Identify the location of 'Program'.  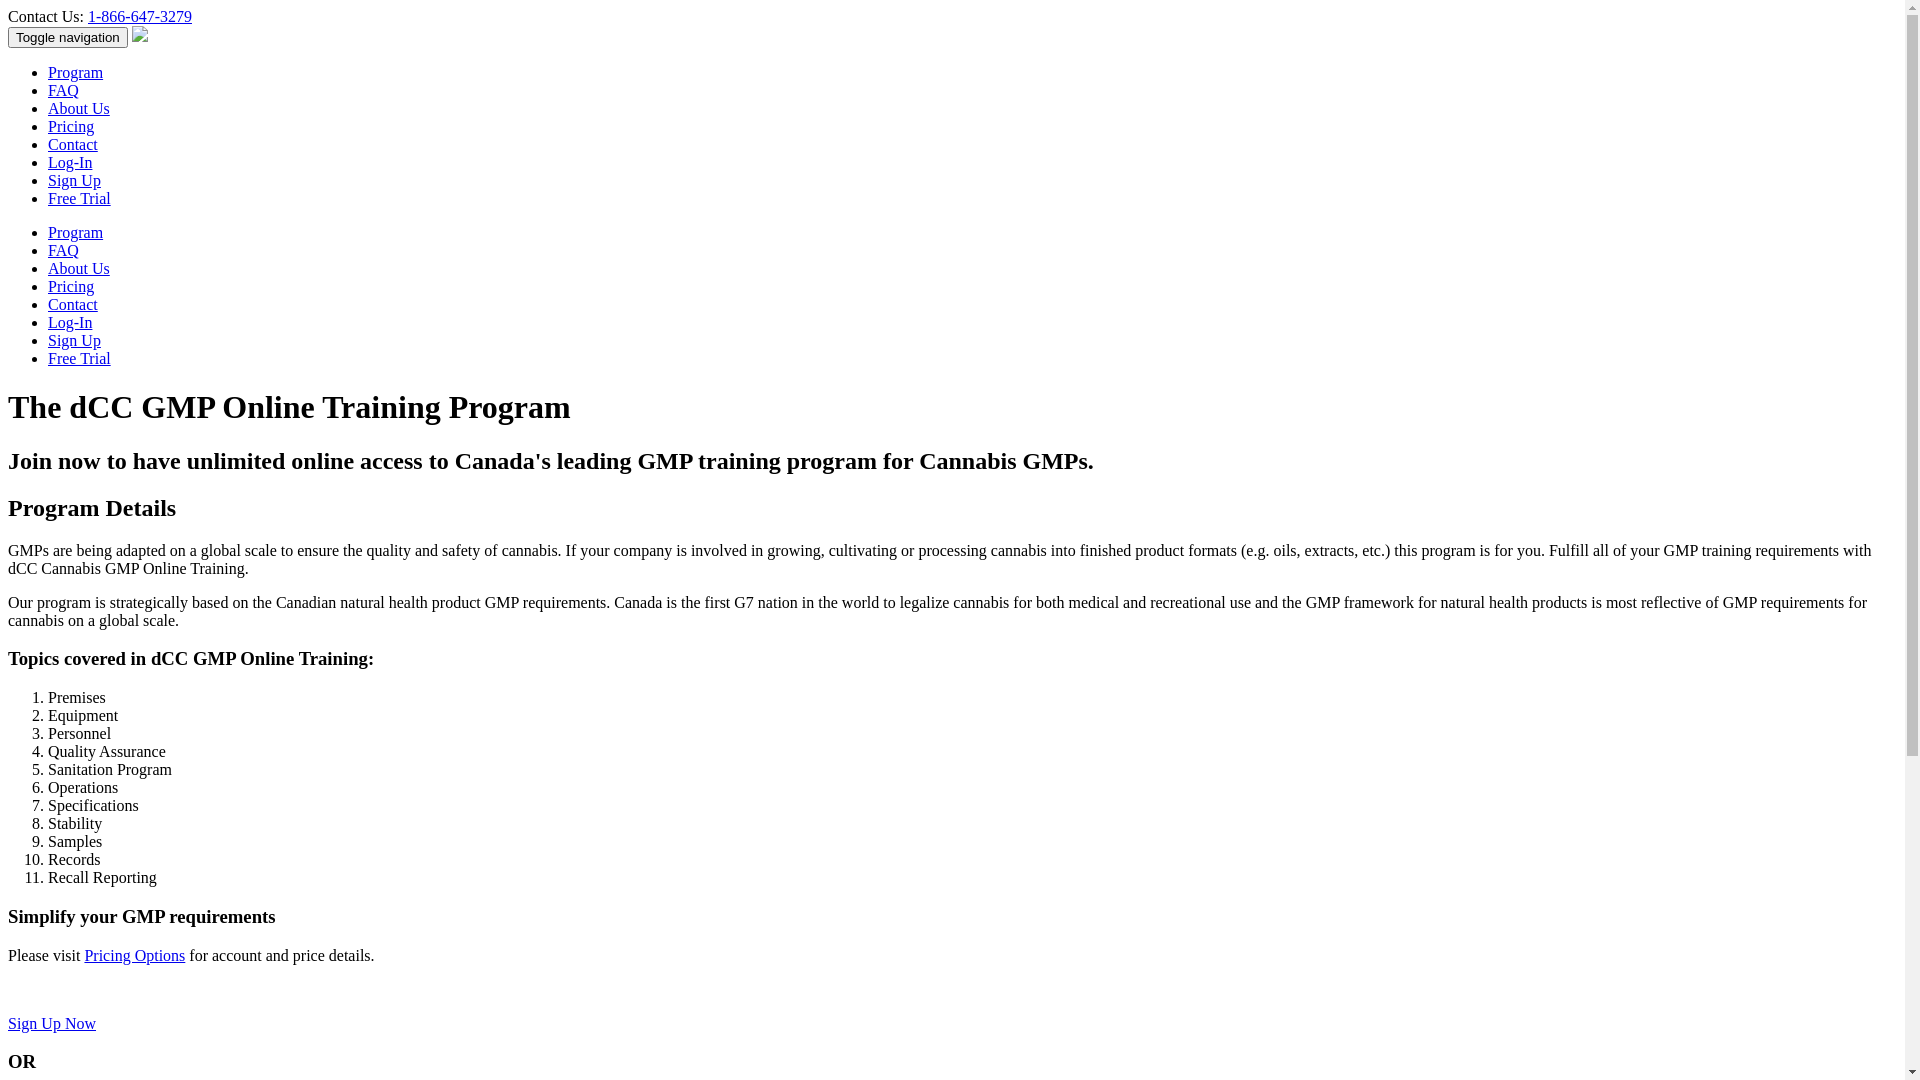
(75, 71).